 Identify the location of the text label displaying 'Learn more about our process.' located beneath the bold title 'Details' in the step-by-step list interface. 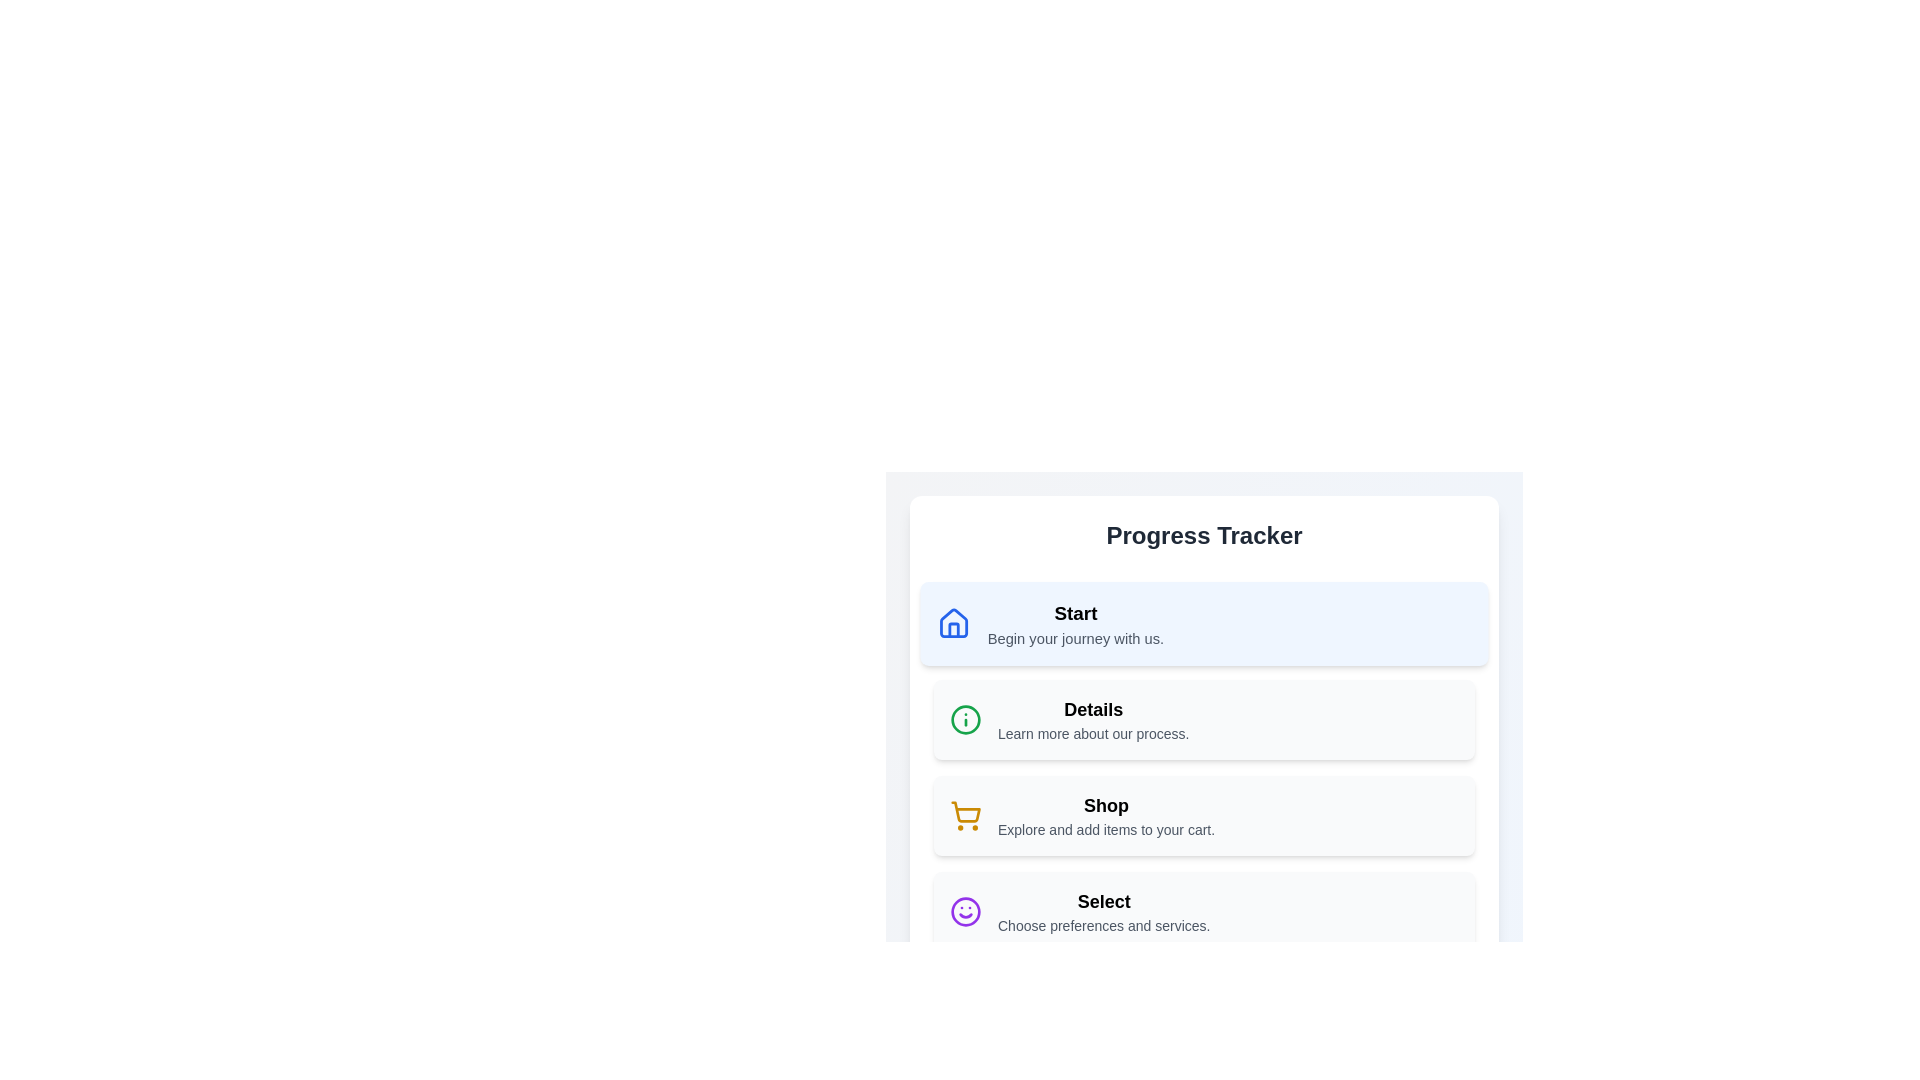
(1092, 733).